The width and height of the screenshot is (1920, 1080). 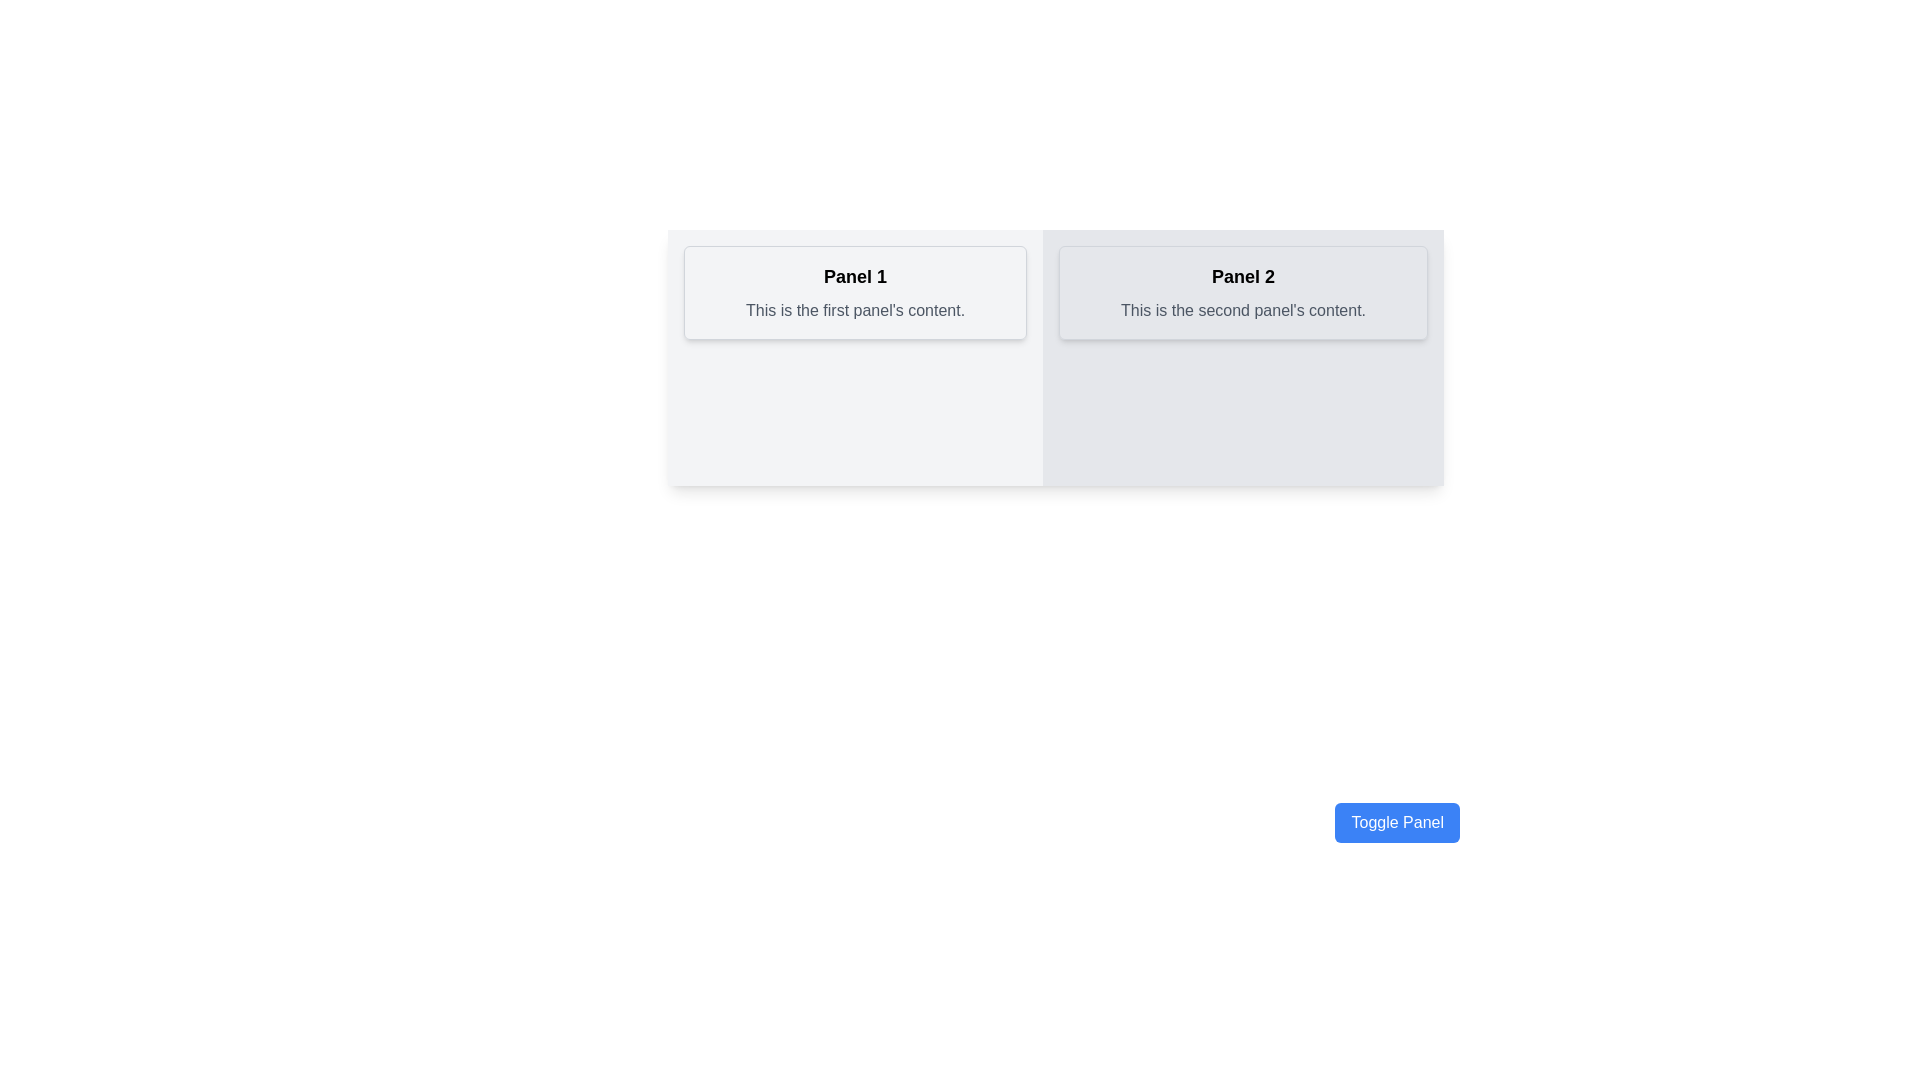 I want to click on the text label displaying 'Panel 2', which is a large, bold, black font located at the top of the second panel in a horizontal list, so click(x=1242, y=277).